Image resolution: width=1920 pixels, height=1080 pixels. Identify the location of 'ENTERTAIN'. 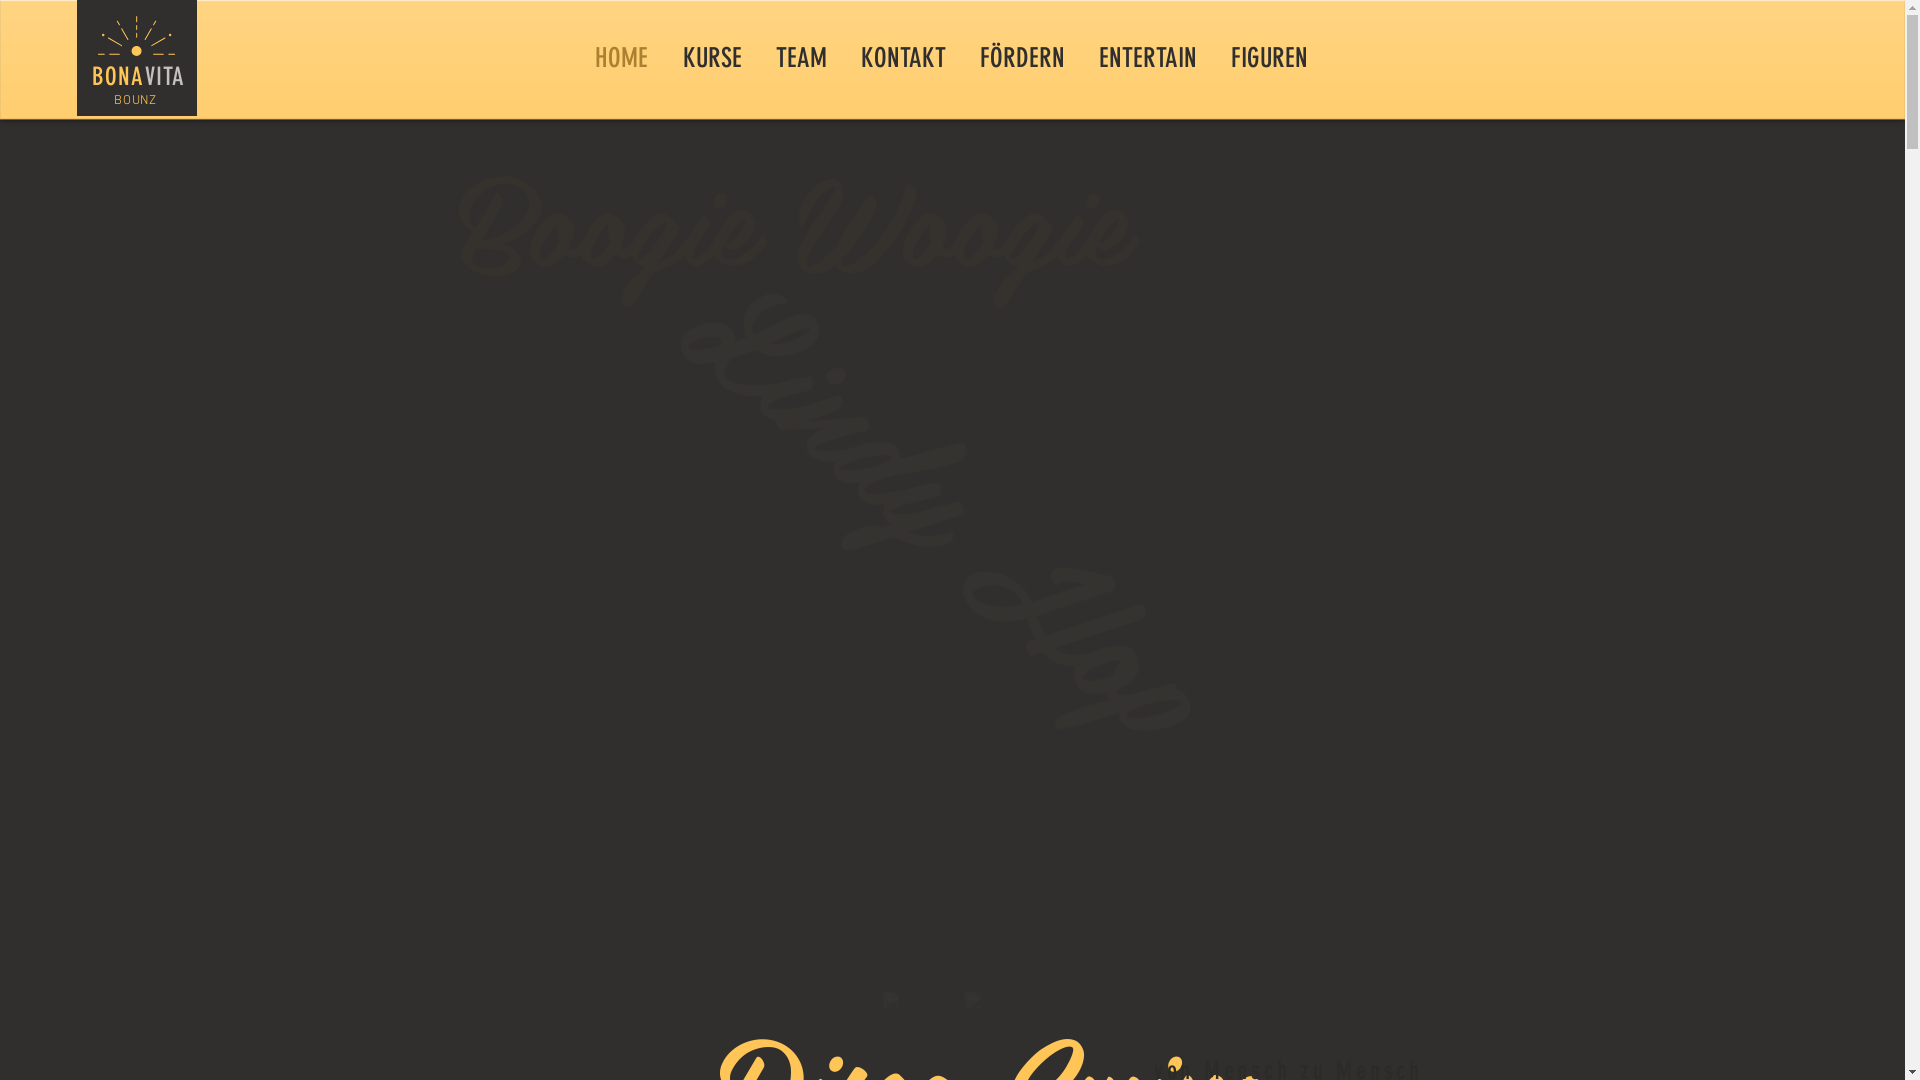
(1147, 56).